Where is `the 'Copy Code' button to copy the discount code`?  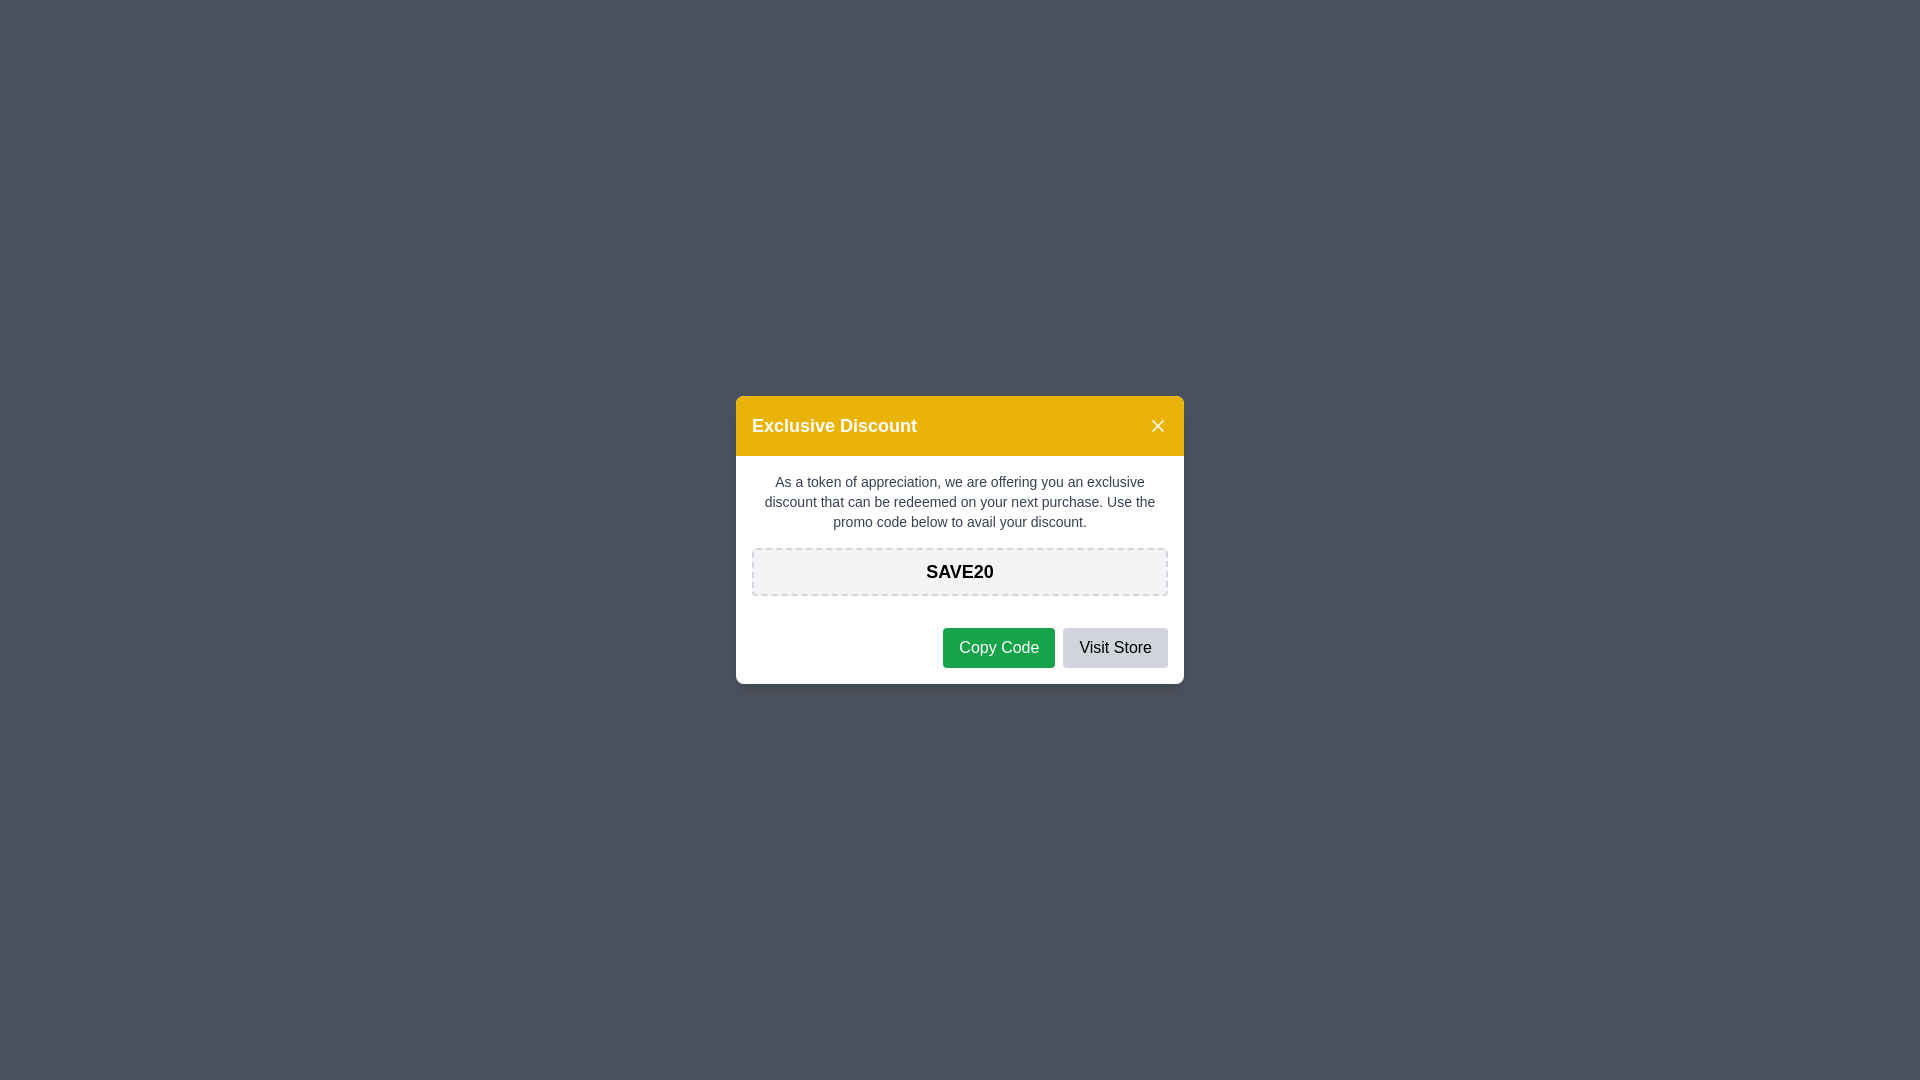
the 'Copy Code' button to copy the discount code is located at coordinates (998, 648).